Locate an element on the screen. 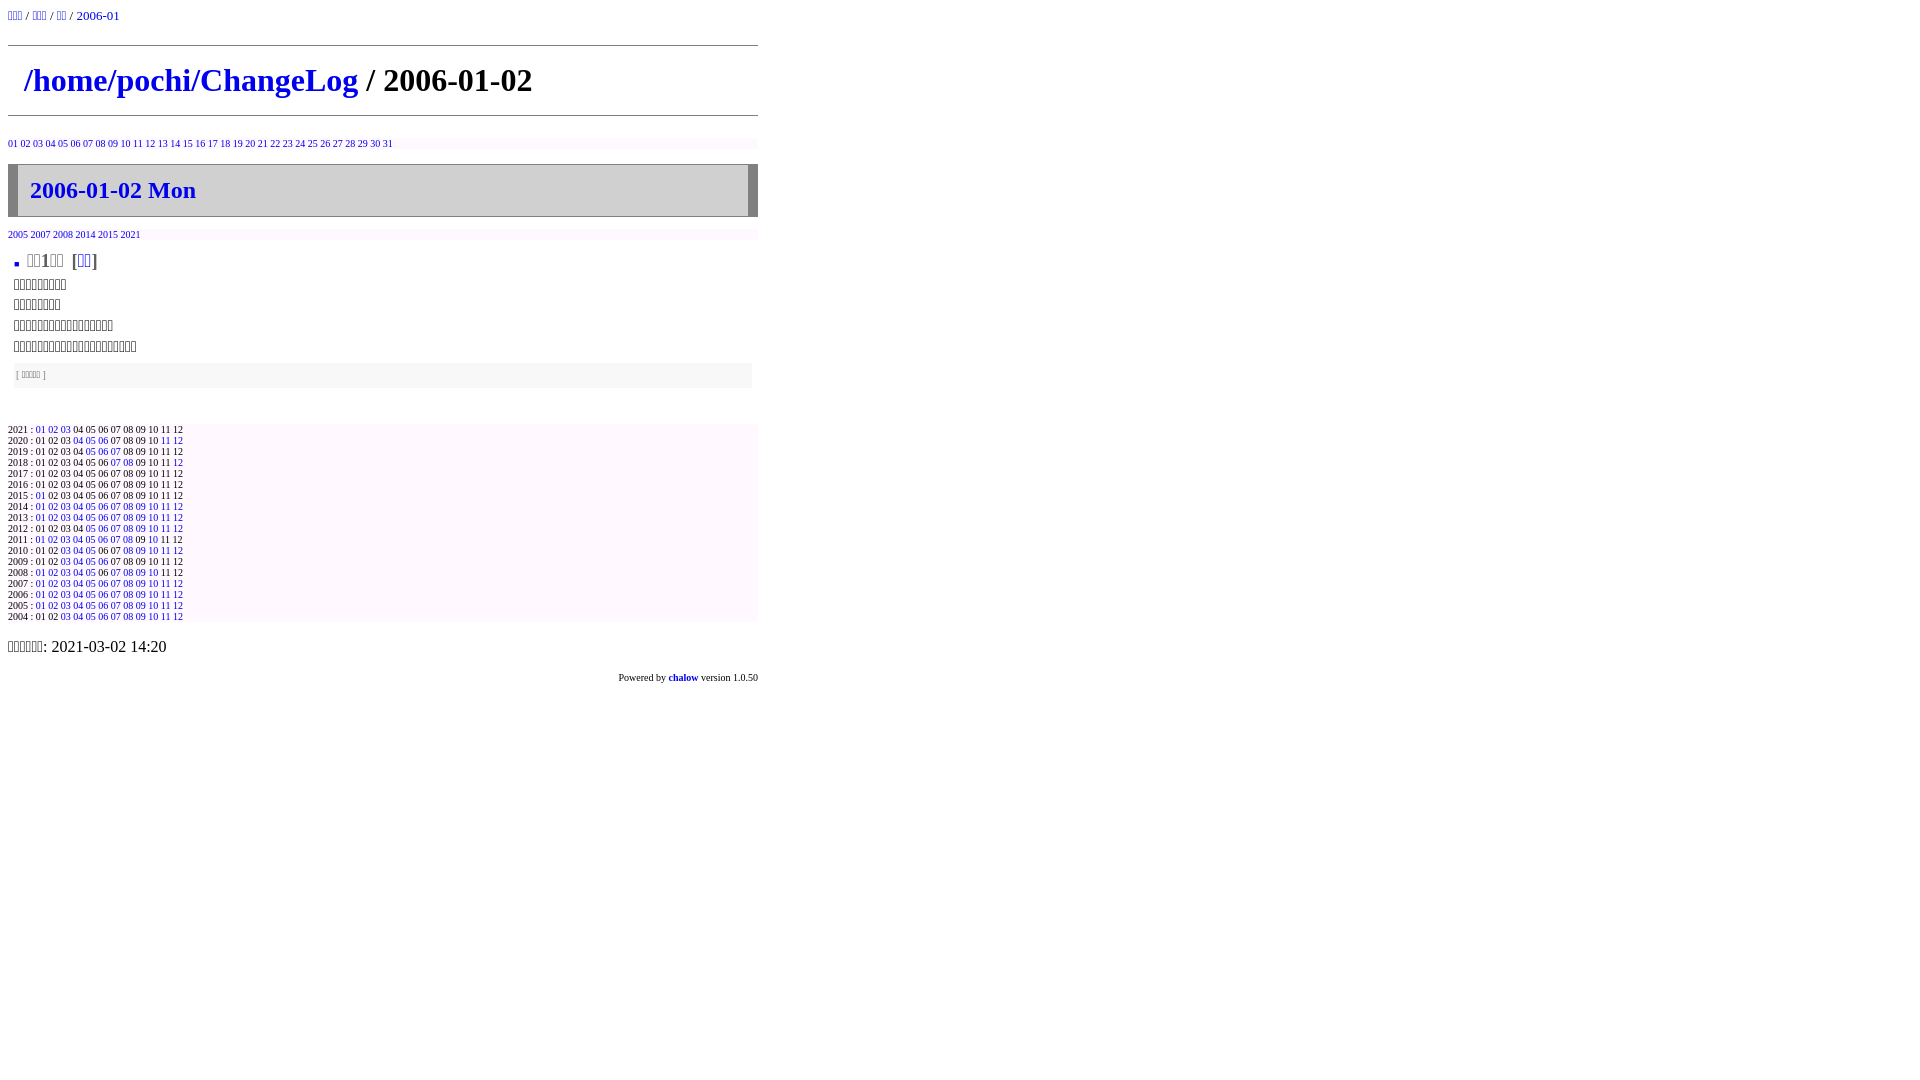 The width and height of the screenshot is (1920, 1080). '22' is located at coordinates (273, 142).